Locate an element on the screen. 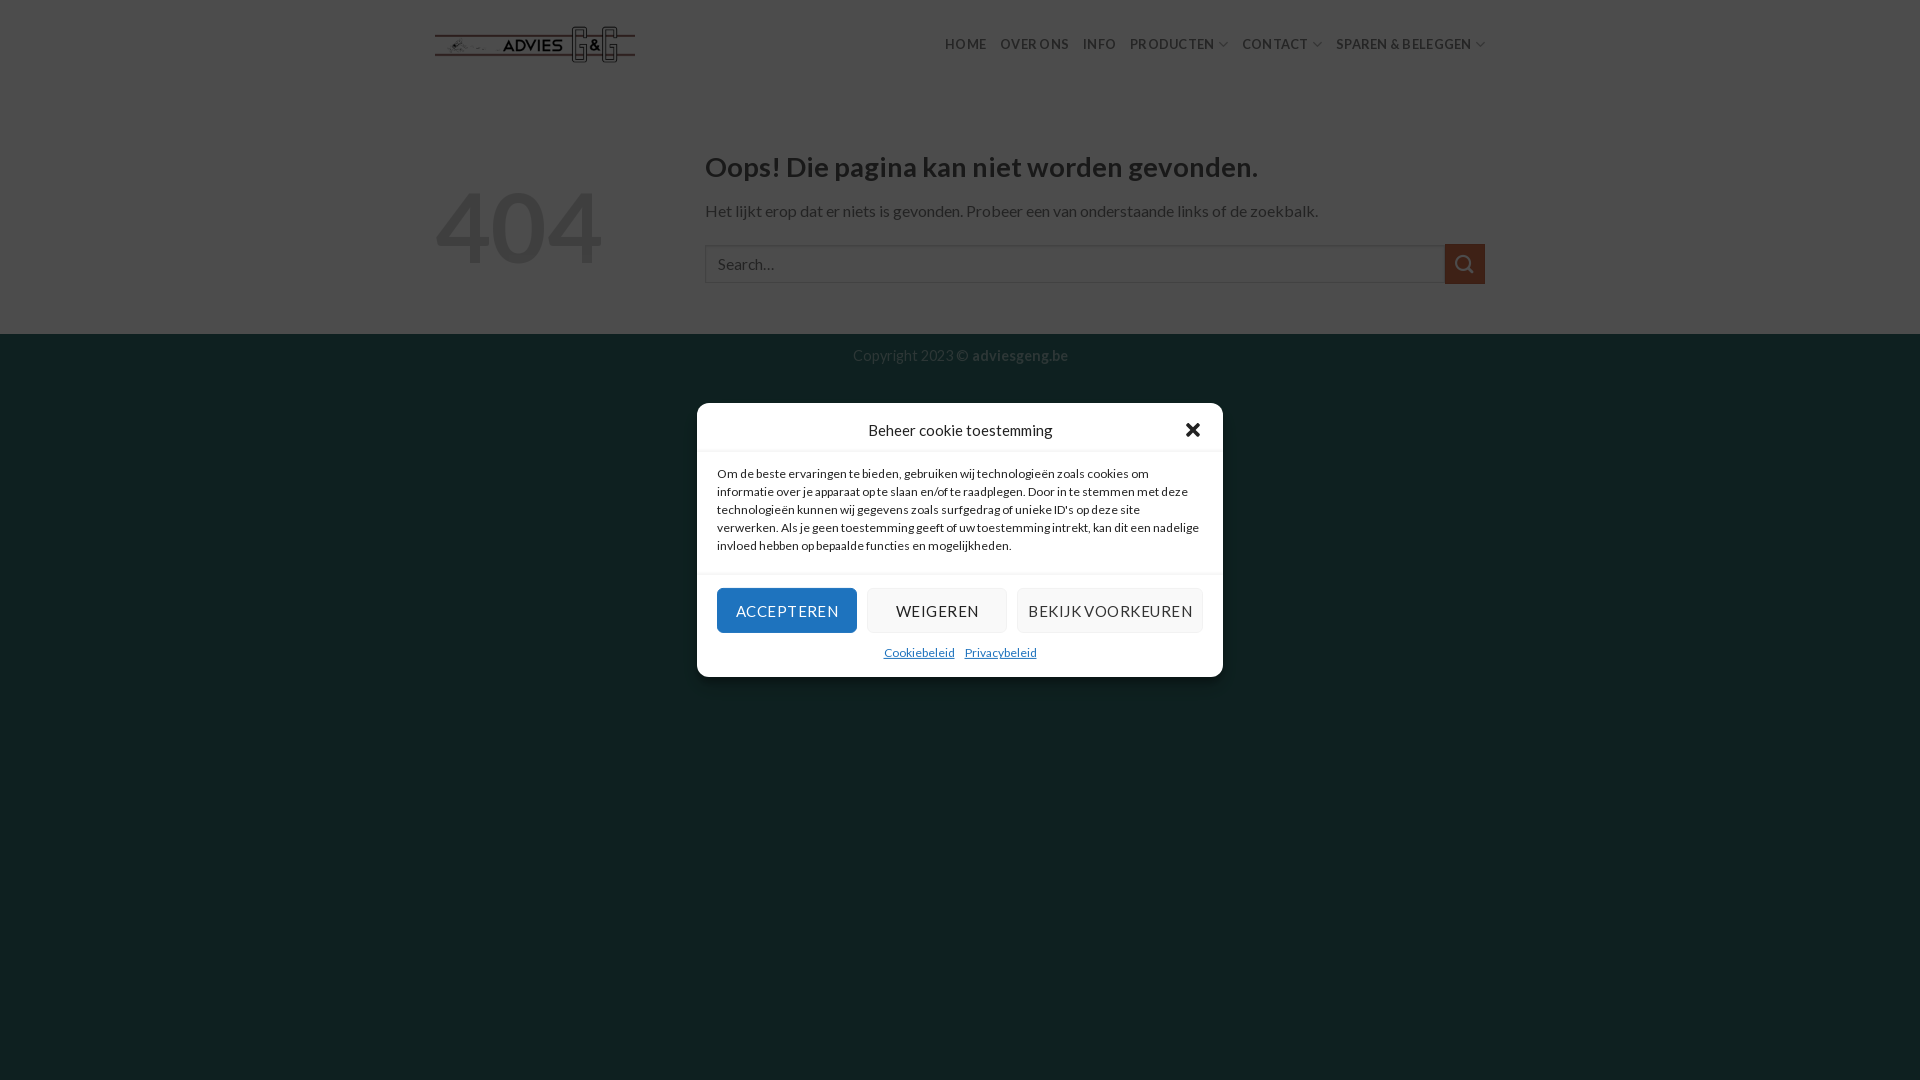 The height and width of the screenshot is (1080, 1920). 'INFO' is located at coordinates (1098, 44).